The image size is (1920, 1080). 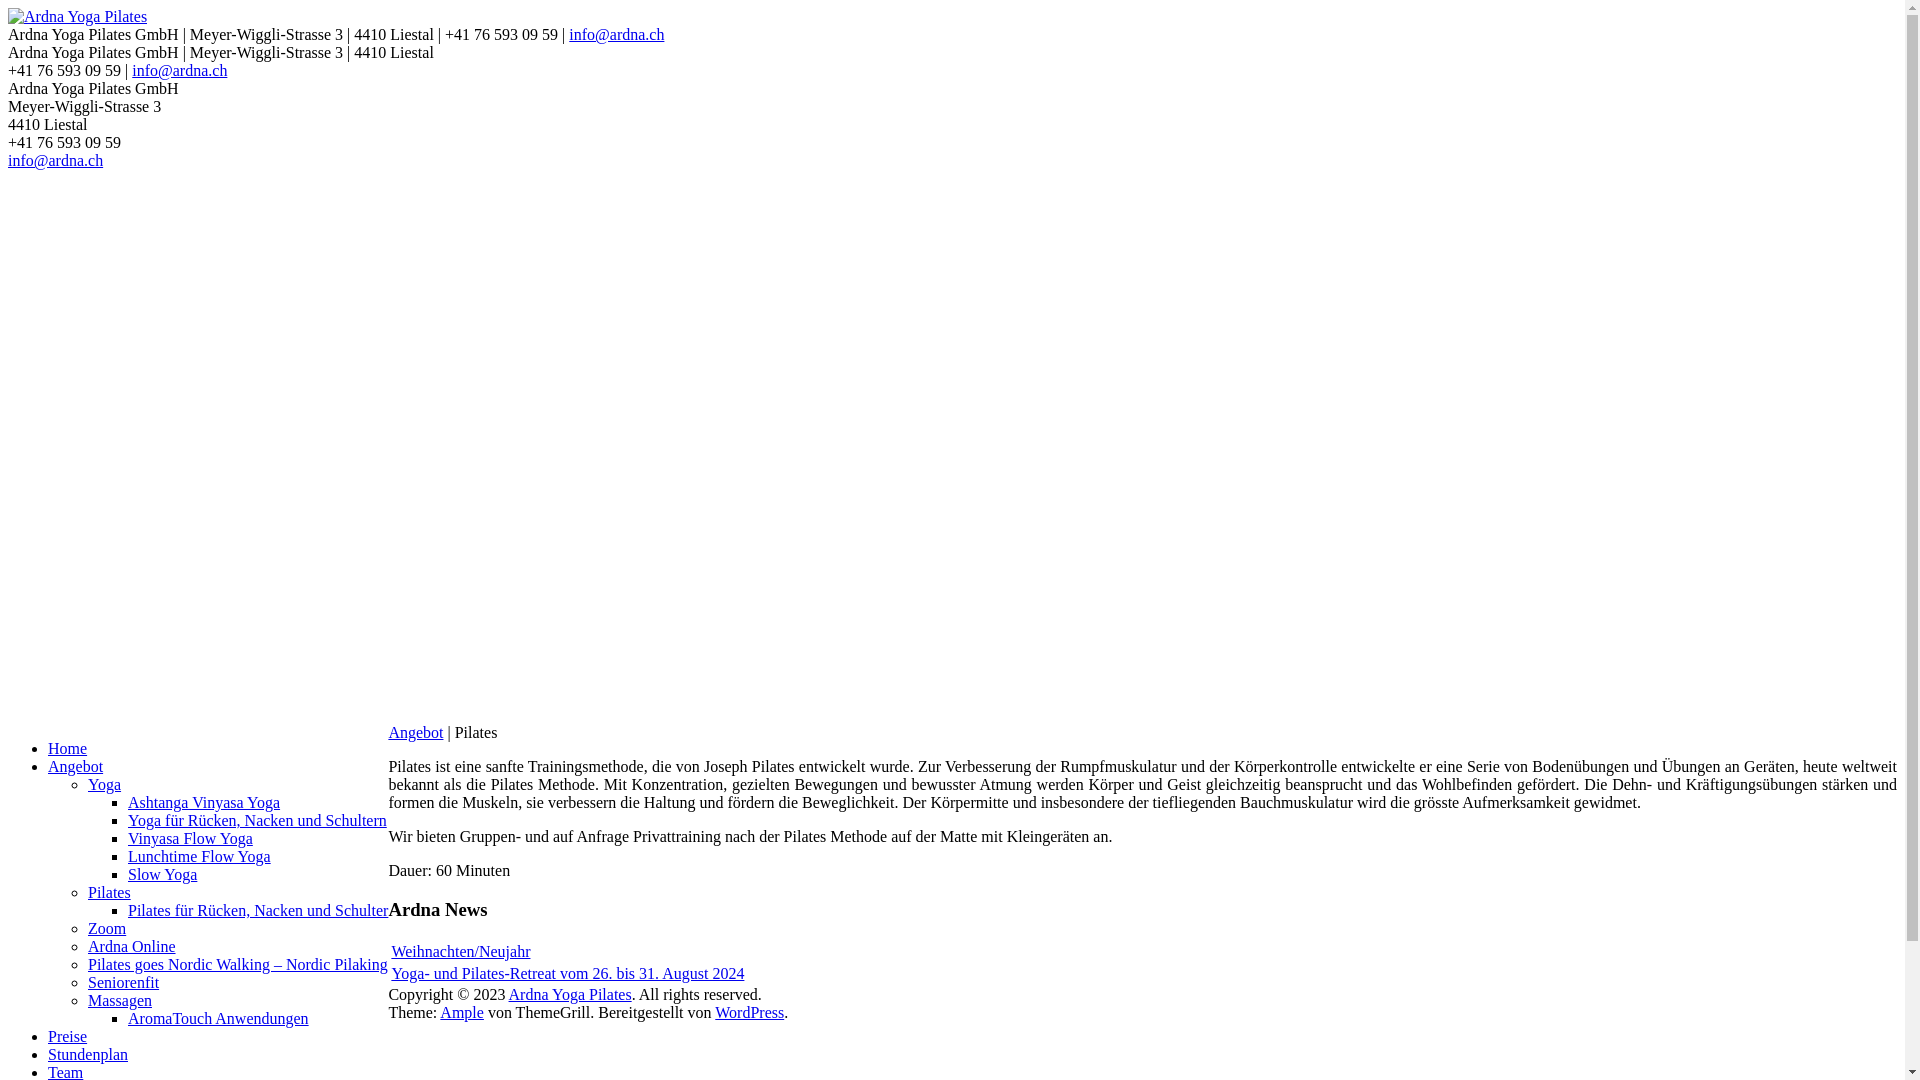 I want to click on 'Ashtanga Vinyasa Yoga', so click(x=204, y=801).